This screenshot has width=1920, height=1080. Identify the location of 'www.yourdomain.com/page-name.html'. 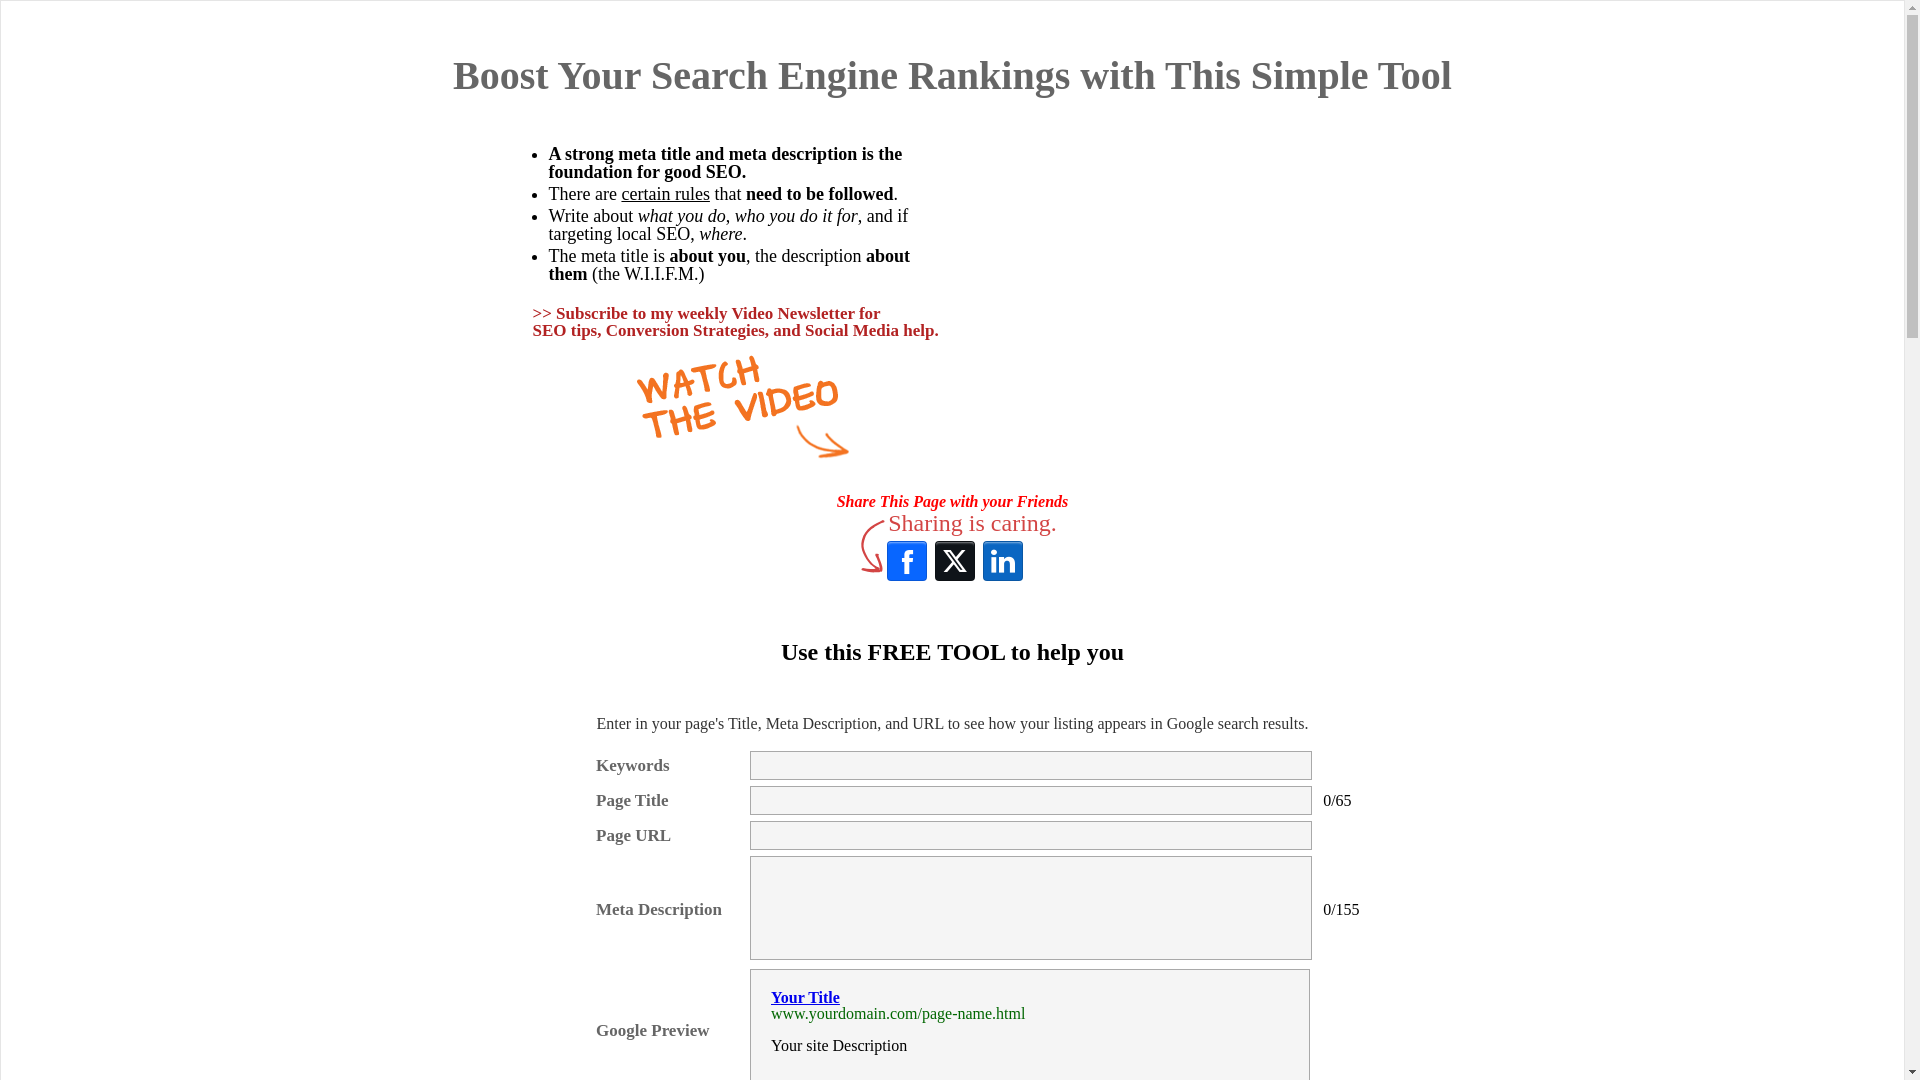
(896, 1013).